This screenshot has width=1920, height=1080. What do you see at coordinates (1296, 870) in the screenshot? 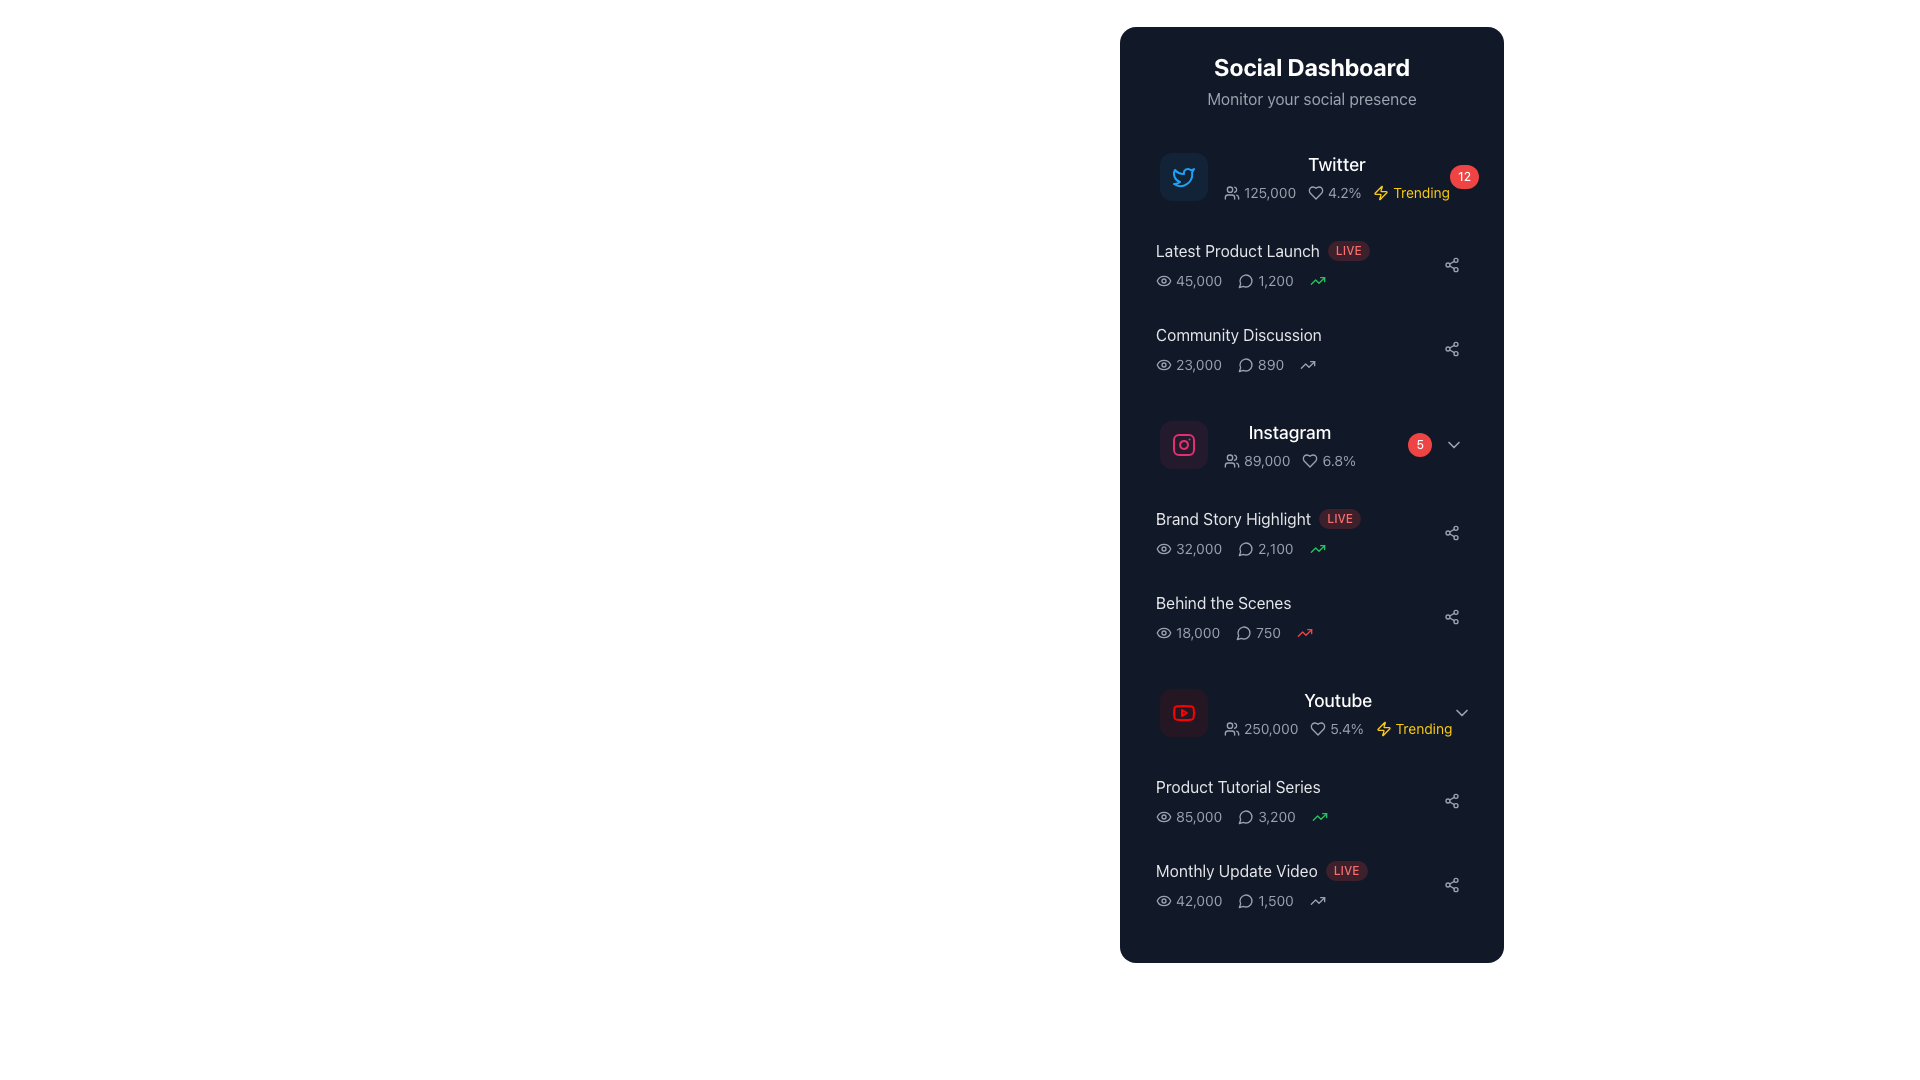
I see `the 'Monthly Update Video' text label with the 'LIVE' badge, which is the last entry in the list on the social dashboard interface` at bounding box center [1296, 870].